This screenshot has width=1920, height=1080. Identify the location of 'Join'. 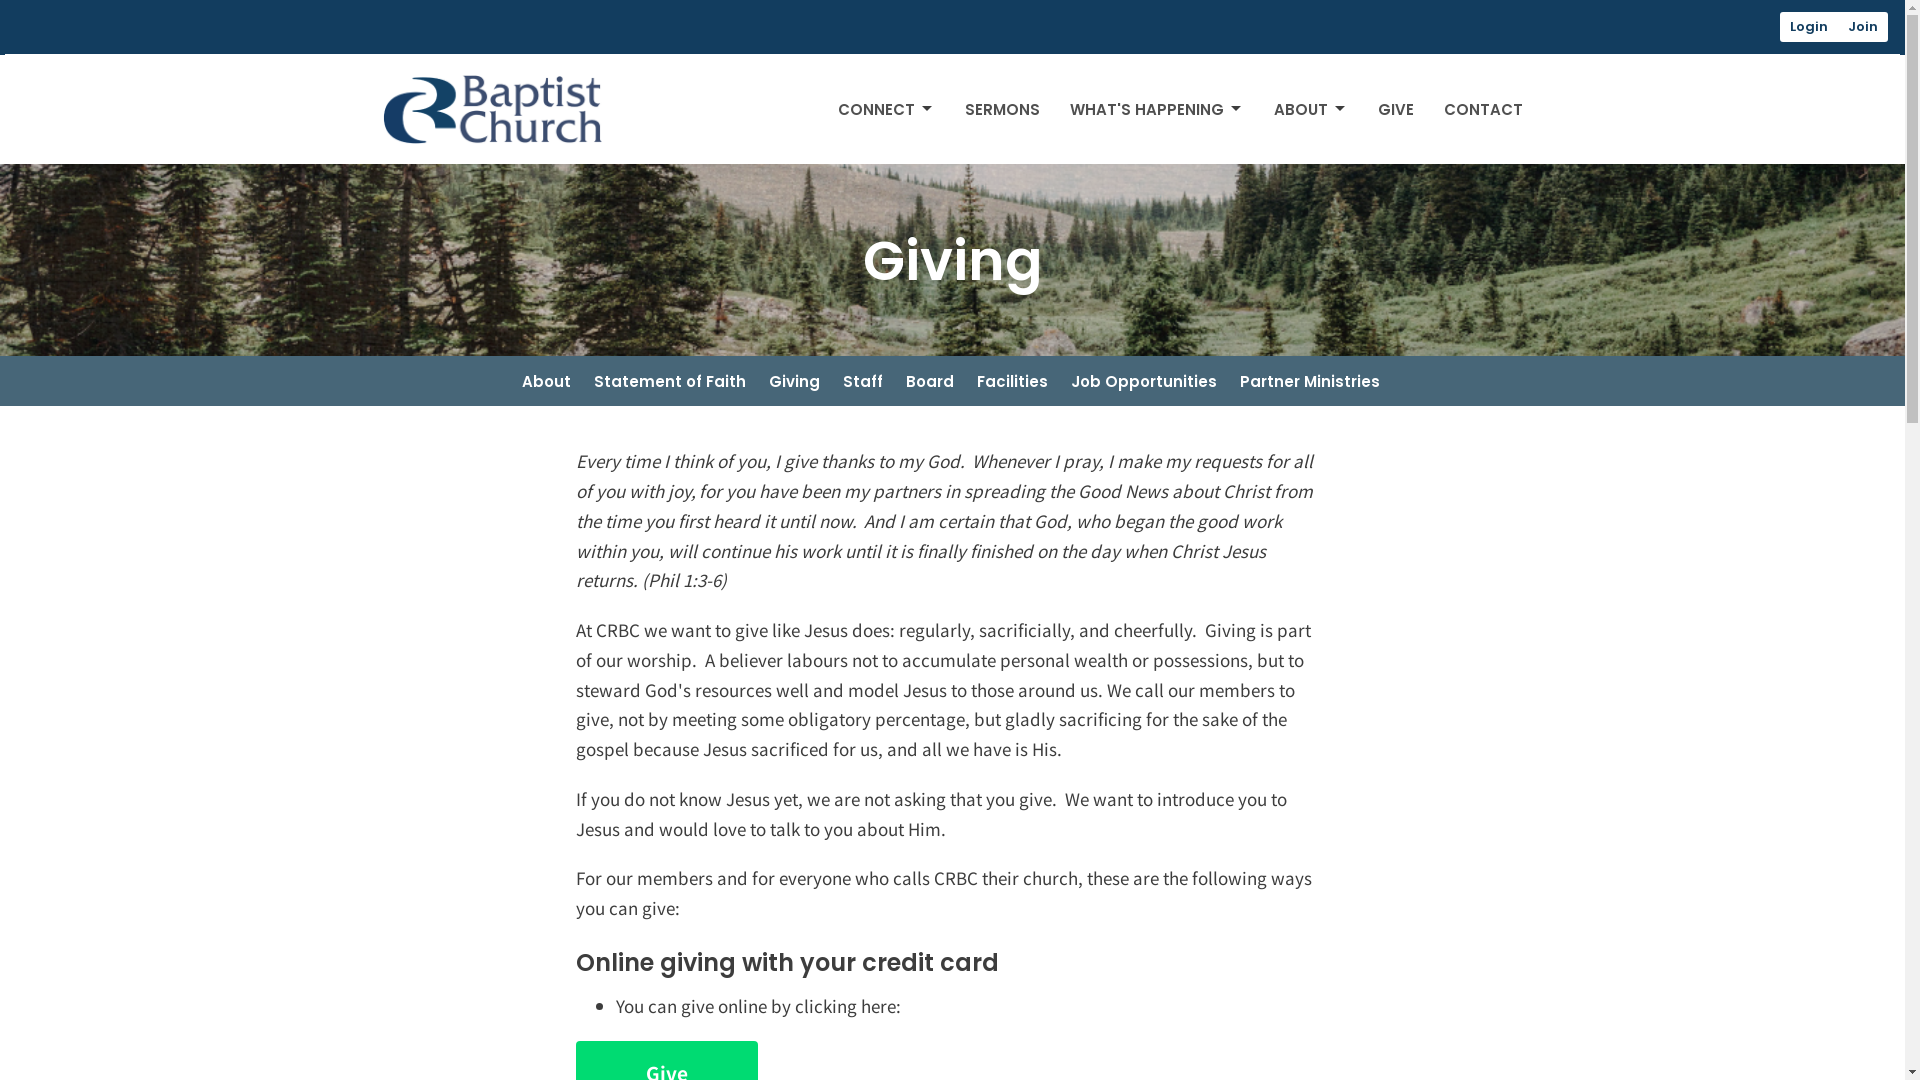
(1861, 27).